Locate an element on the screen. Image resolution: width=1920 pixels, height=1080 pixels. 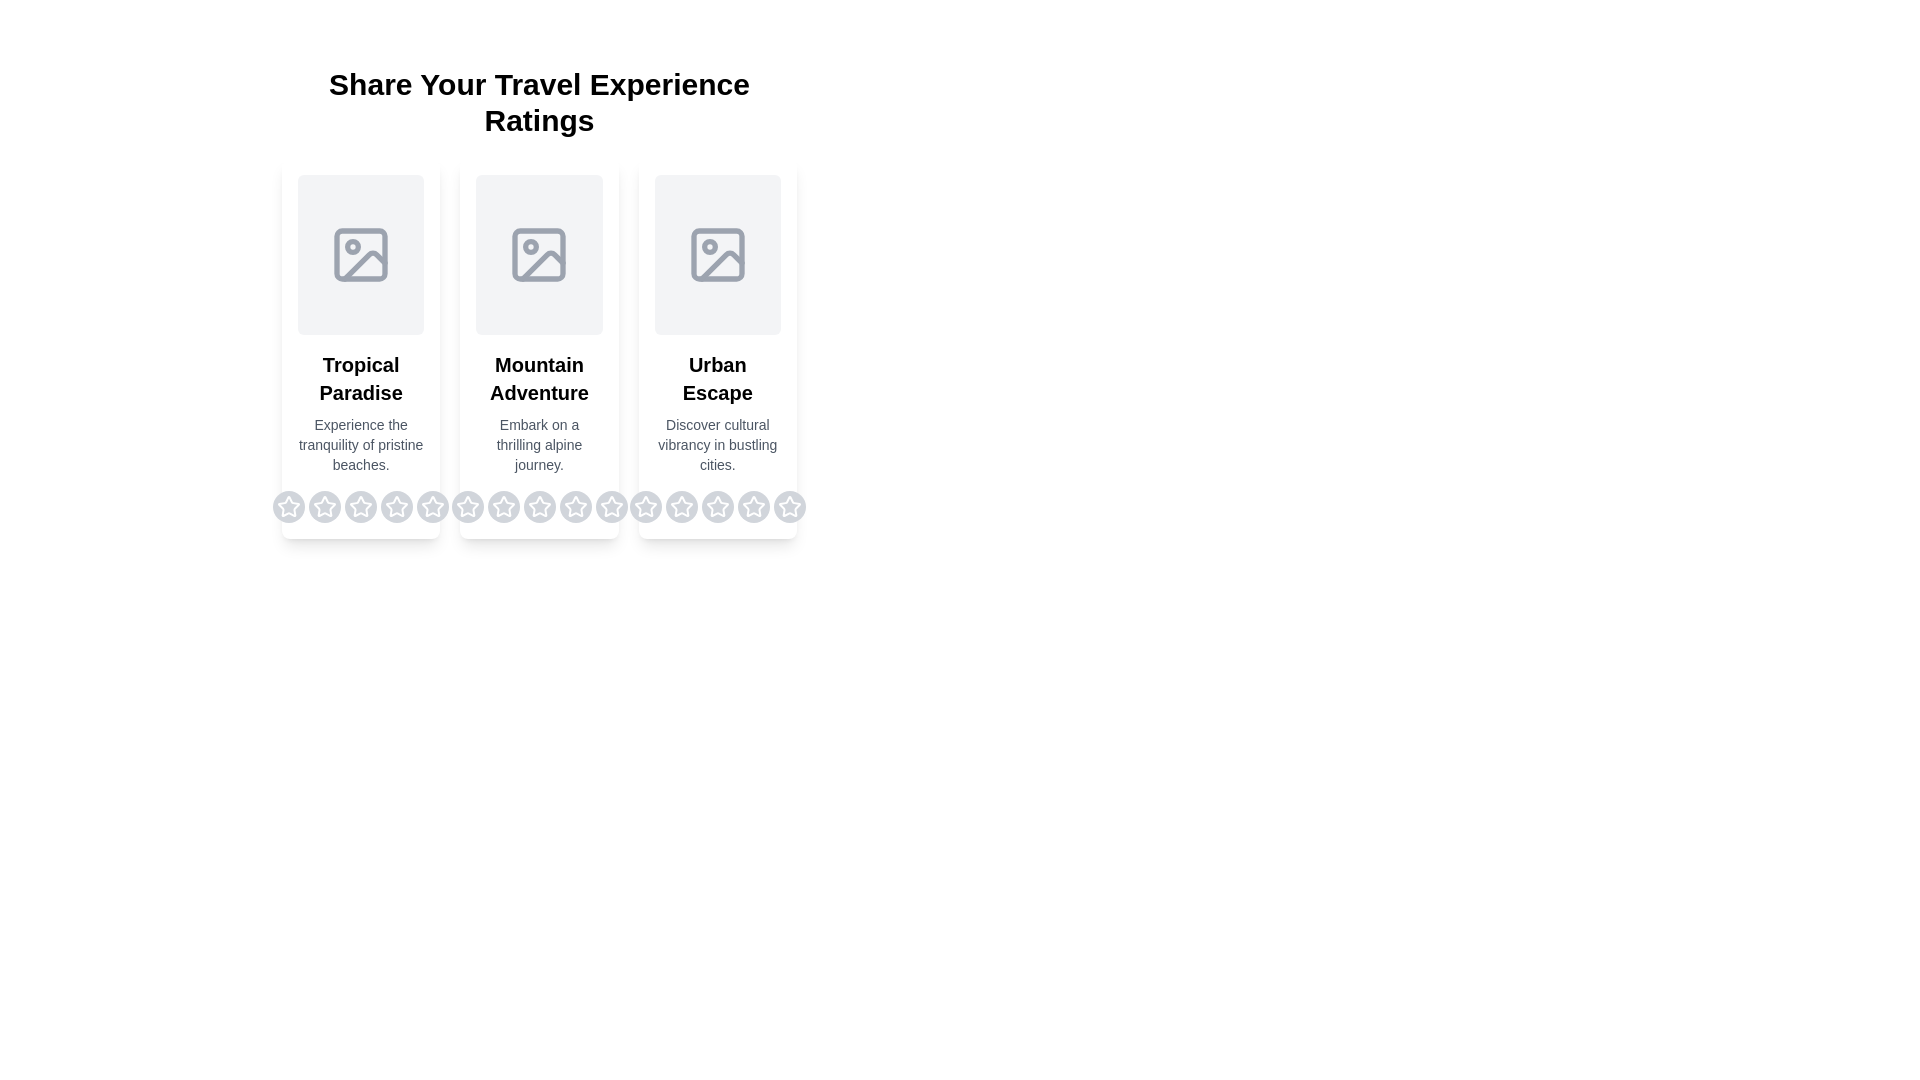
the rating for a destination to 2 stars by clicking on the corresponding star for the destination Urban Escape is located at coordinates (681, 505).